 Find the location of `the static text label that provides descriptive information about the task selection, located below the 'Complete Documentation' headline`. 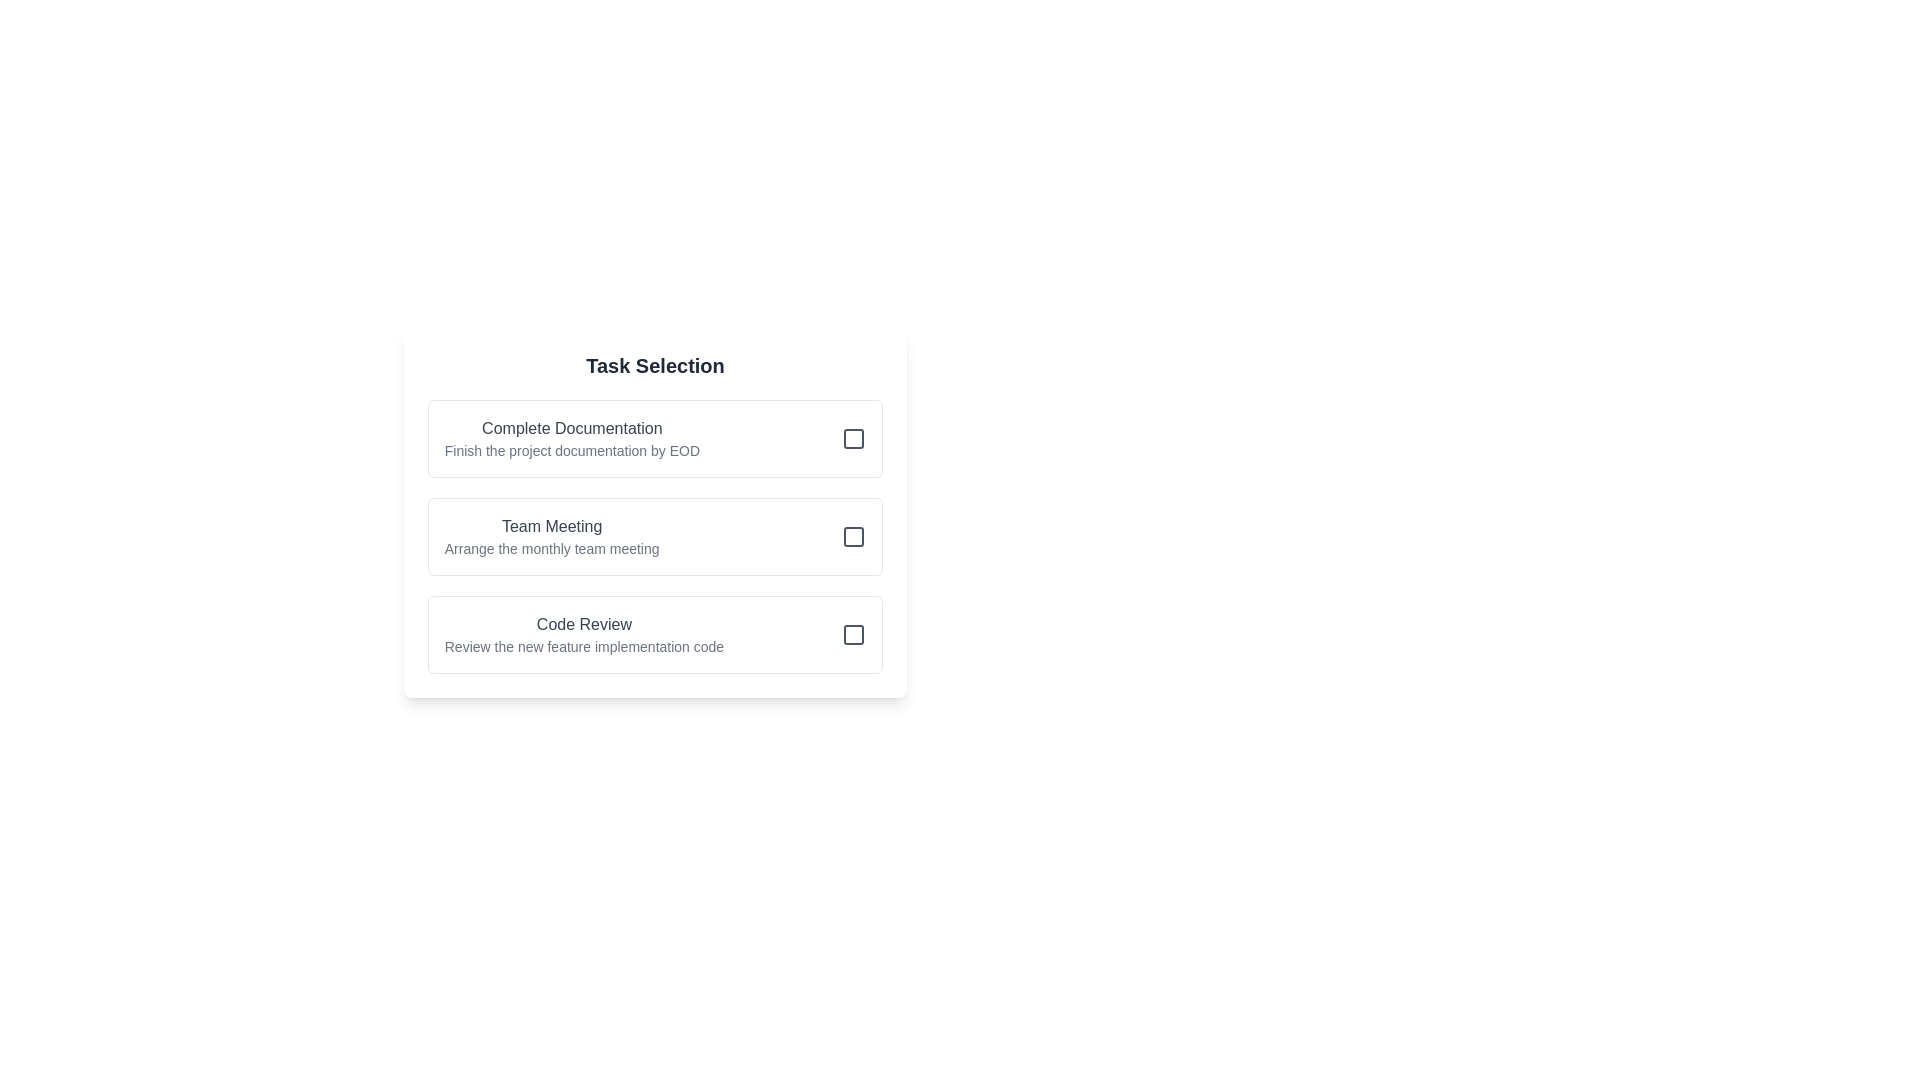

the static text label that provides descriptive information about the task selection, located below the 'Complete Documentation' headline is located at coordinates (571, 451).